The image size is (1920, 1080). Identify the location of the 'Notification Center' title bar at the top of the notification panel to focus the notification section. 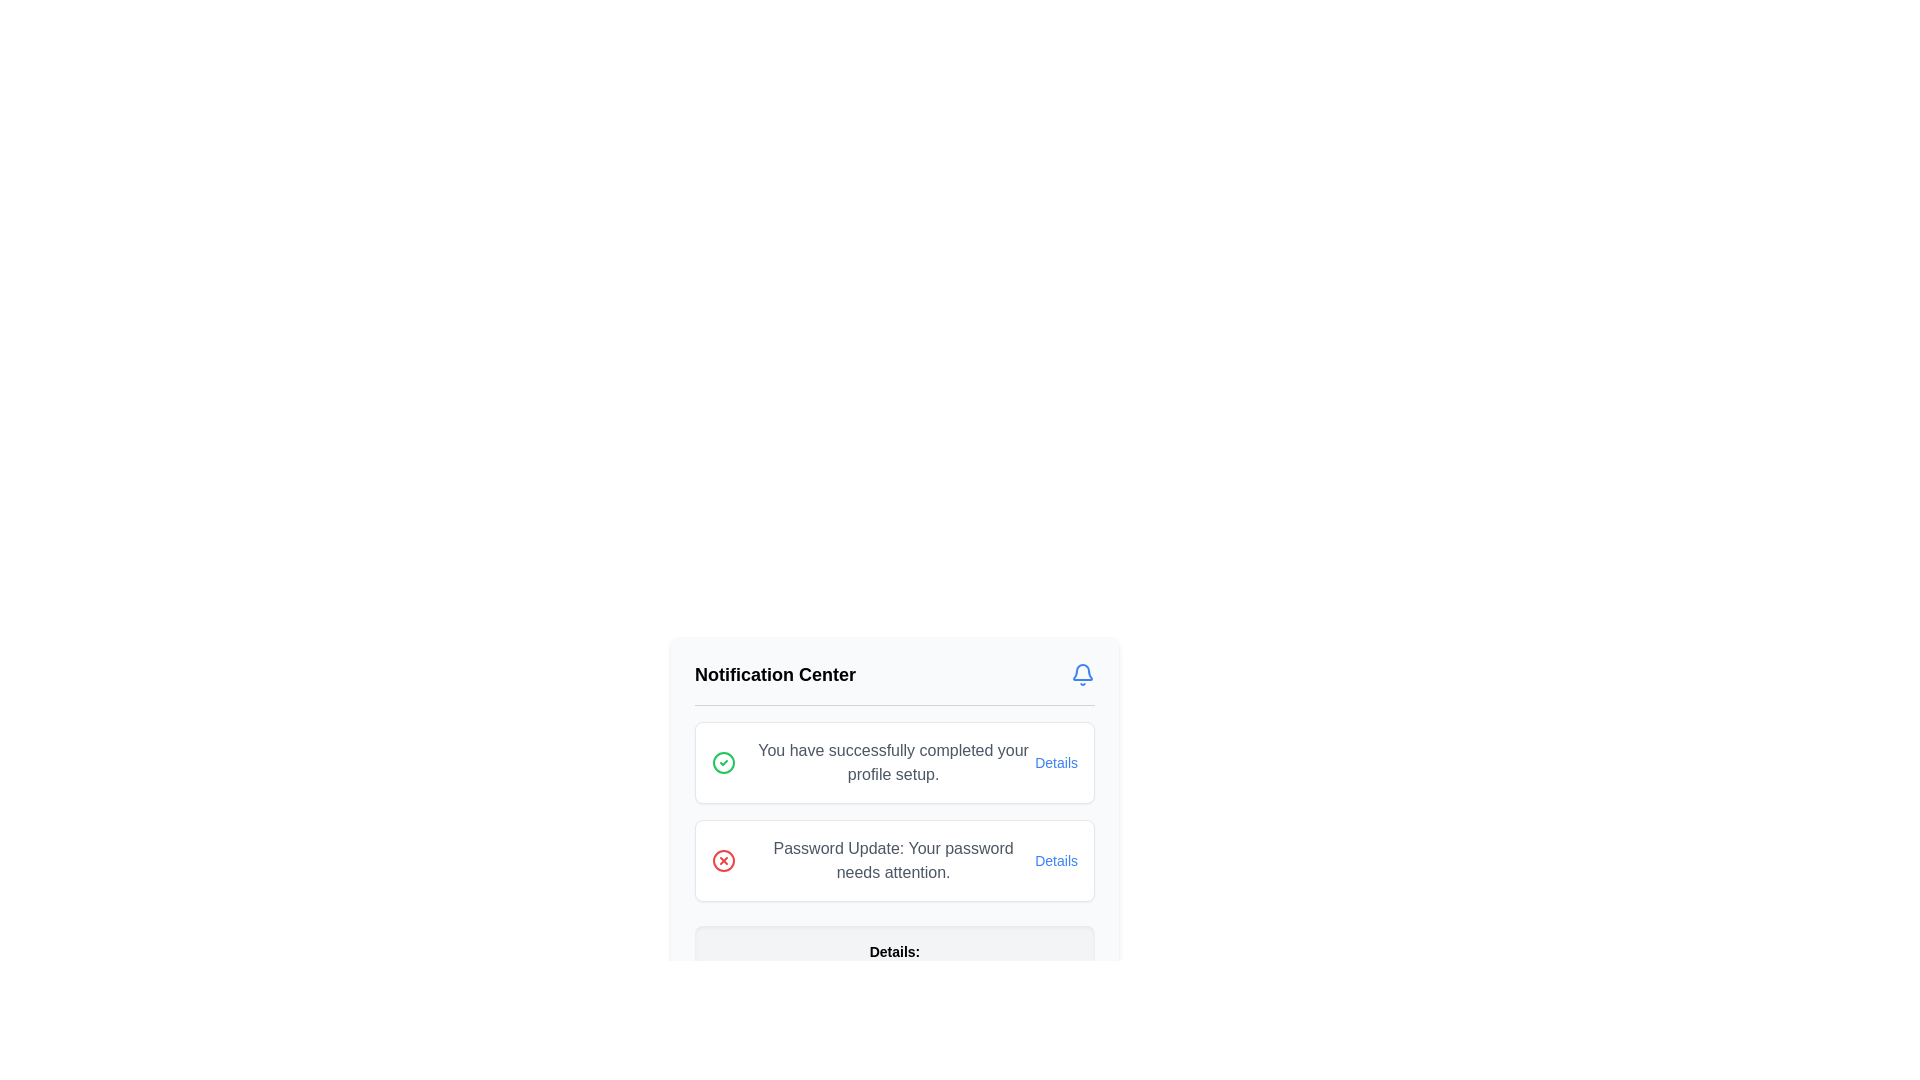
(893, 681).